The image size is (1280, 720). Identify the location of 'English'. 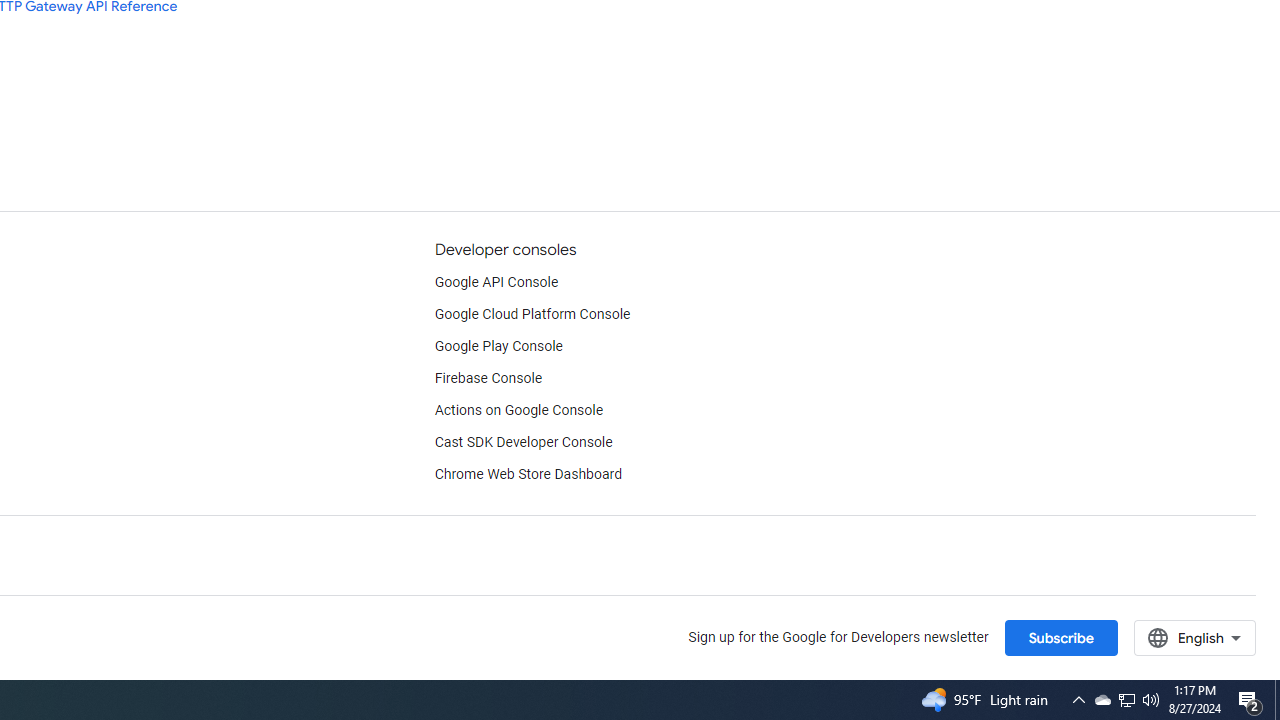
(1194, 637).